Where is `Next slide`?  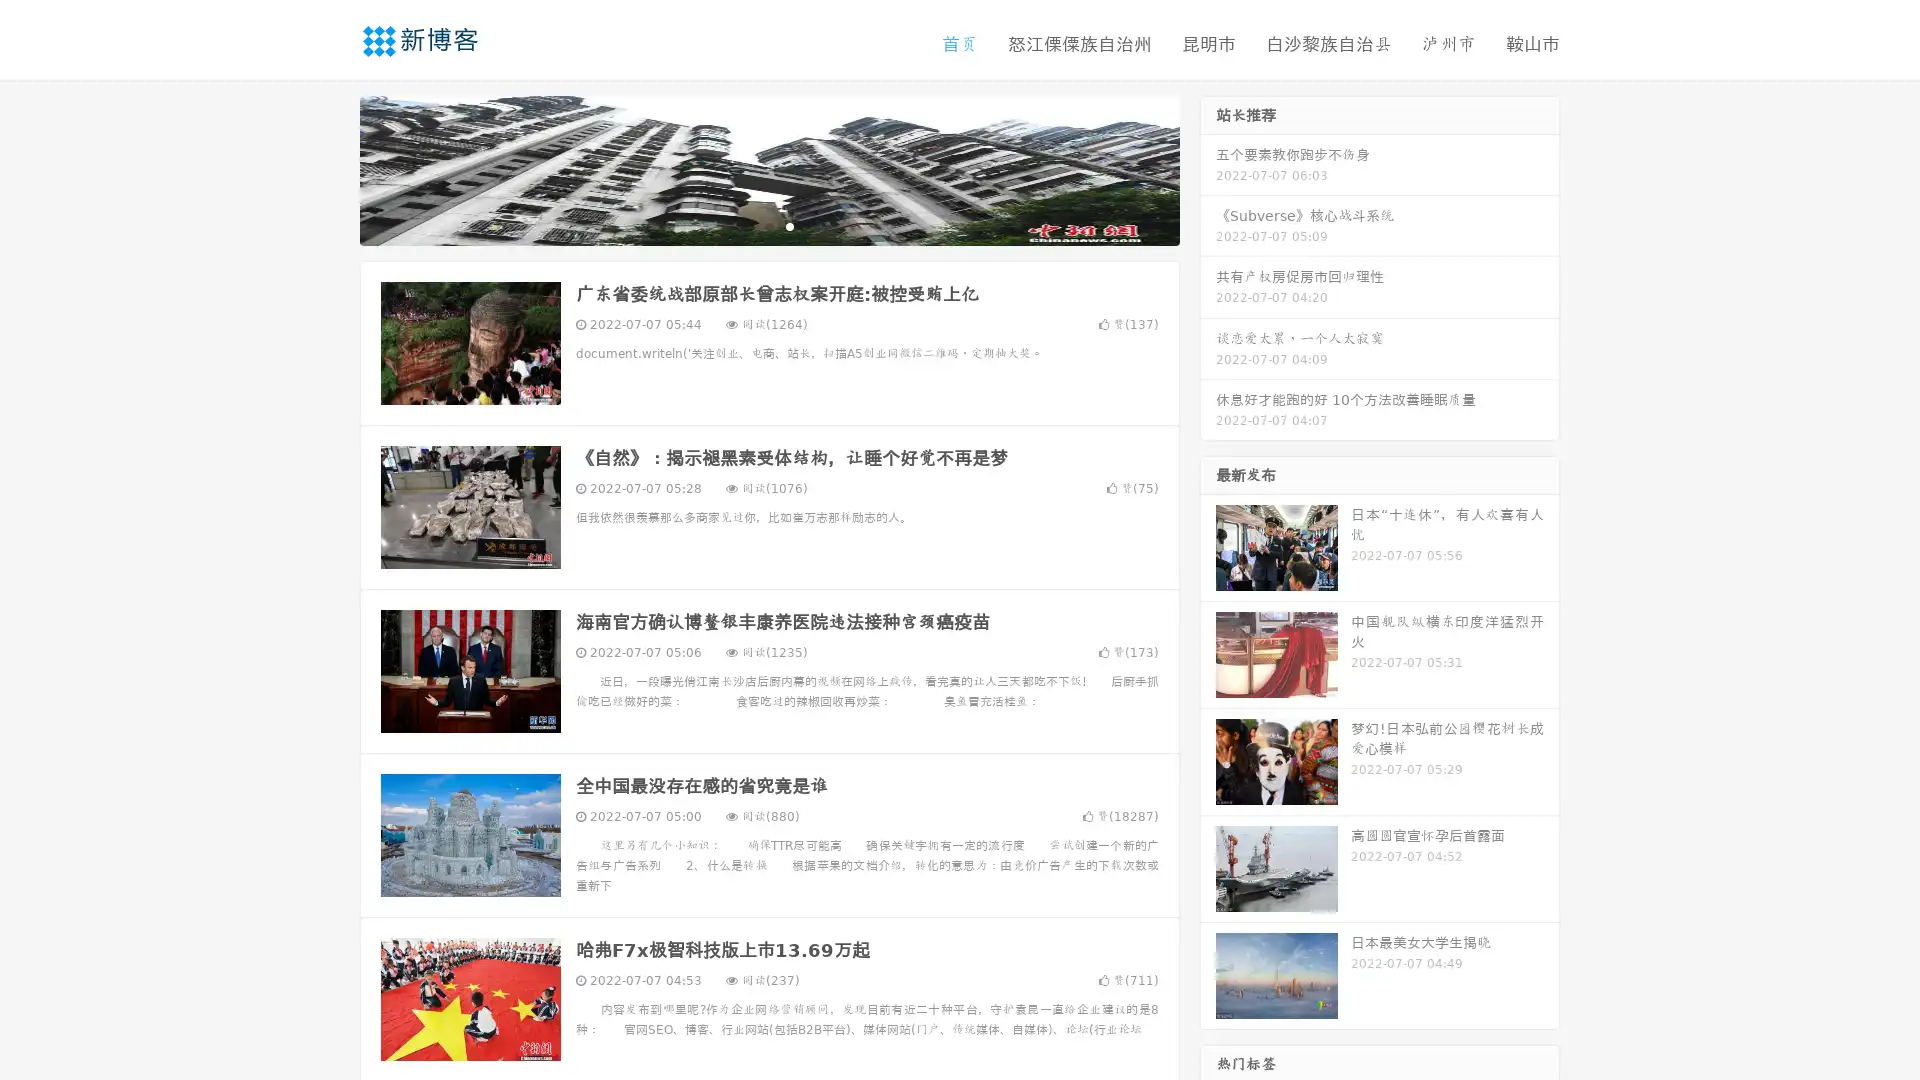 Next slide is located at coordinates (1208, 168).